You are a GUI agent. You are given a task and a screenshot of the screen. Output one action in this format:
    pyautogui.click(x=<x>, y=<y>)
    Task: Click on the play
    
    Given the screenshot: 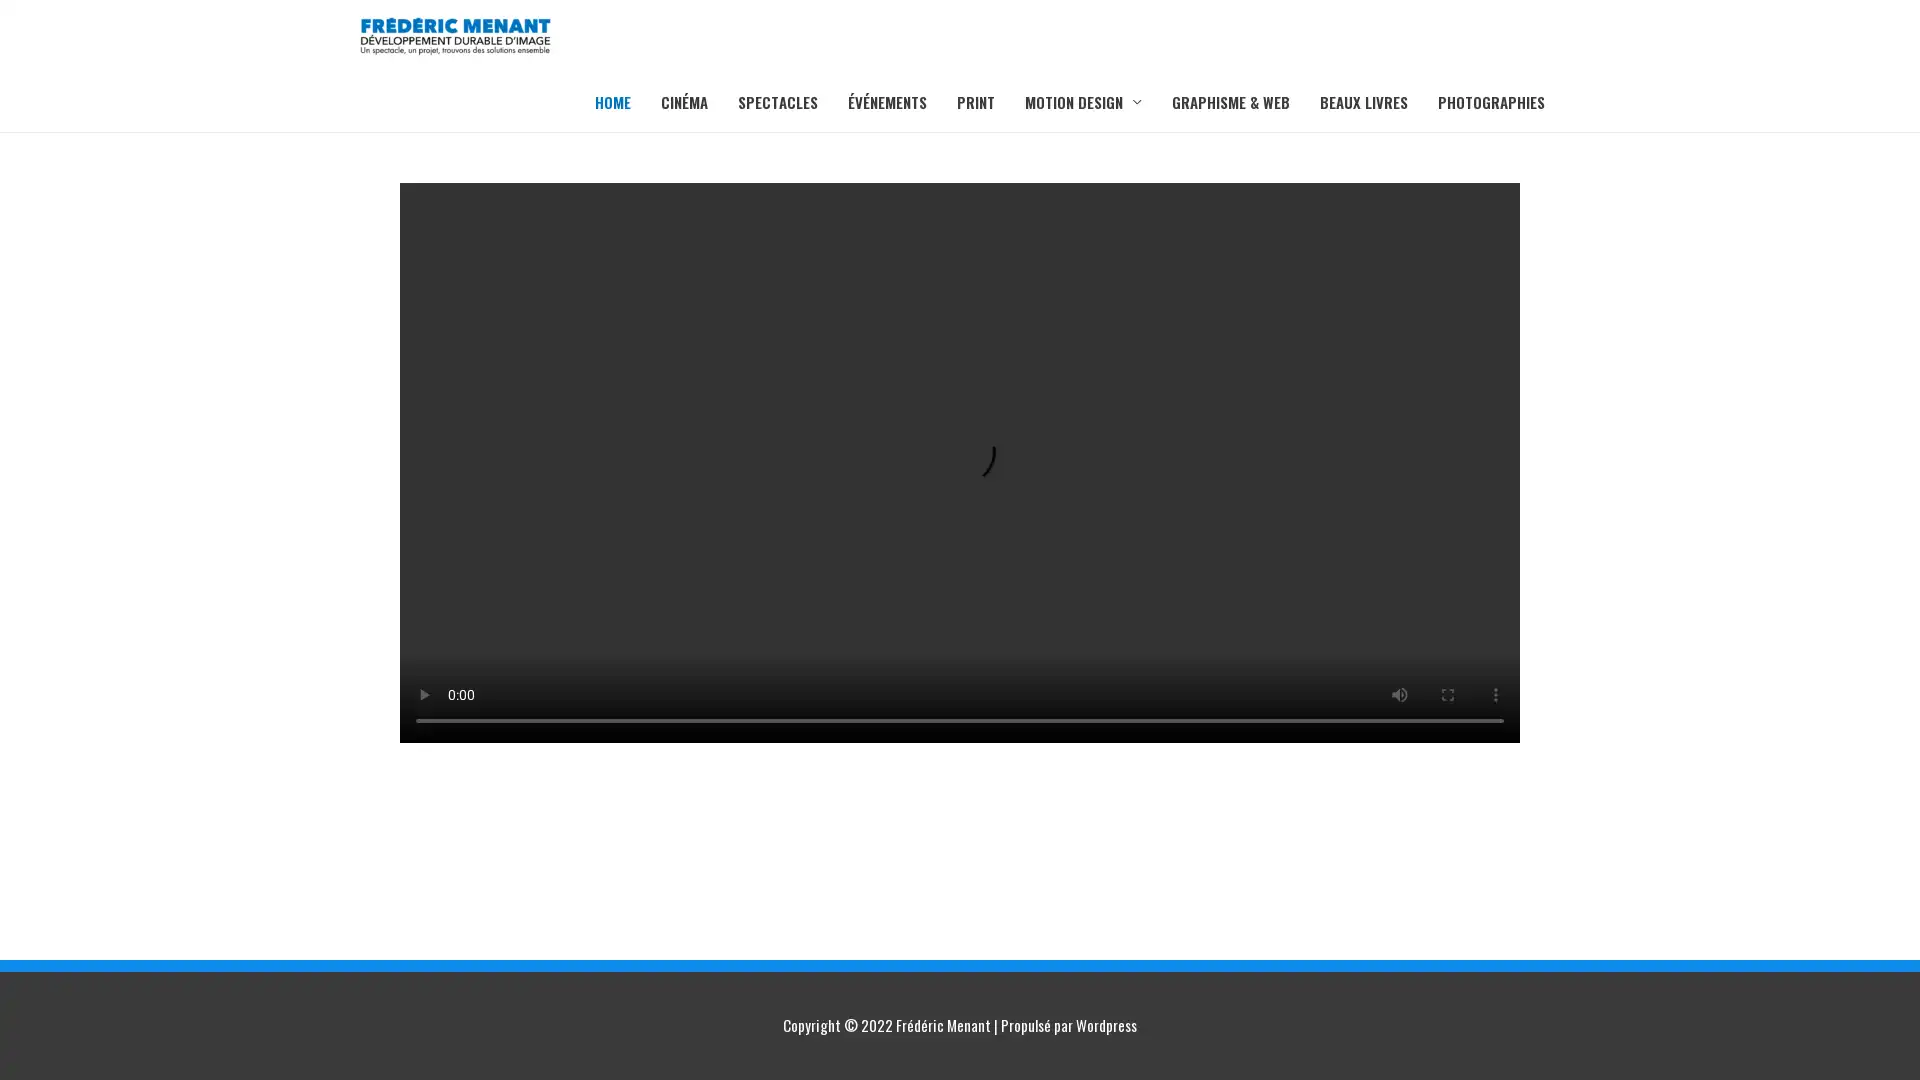 What is the action you would take?
    pyautogui.click(x=422, y=693)
    